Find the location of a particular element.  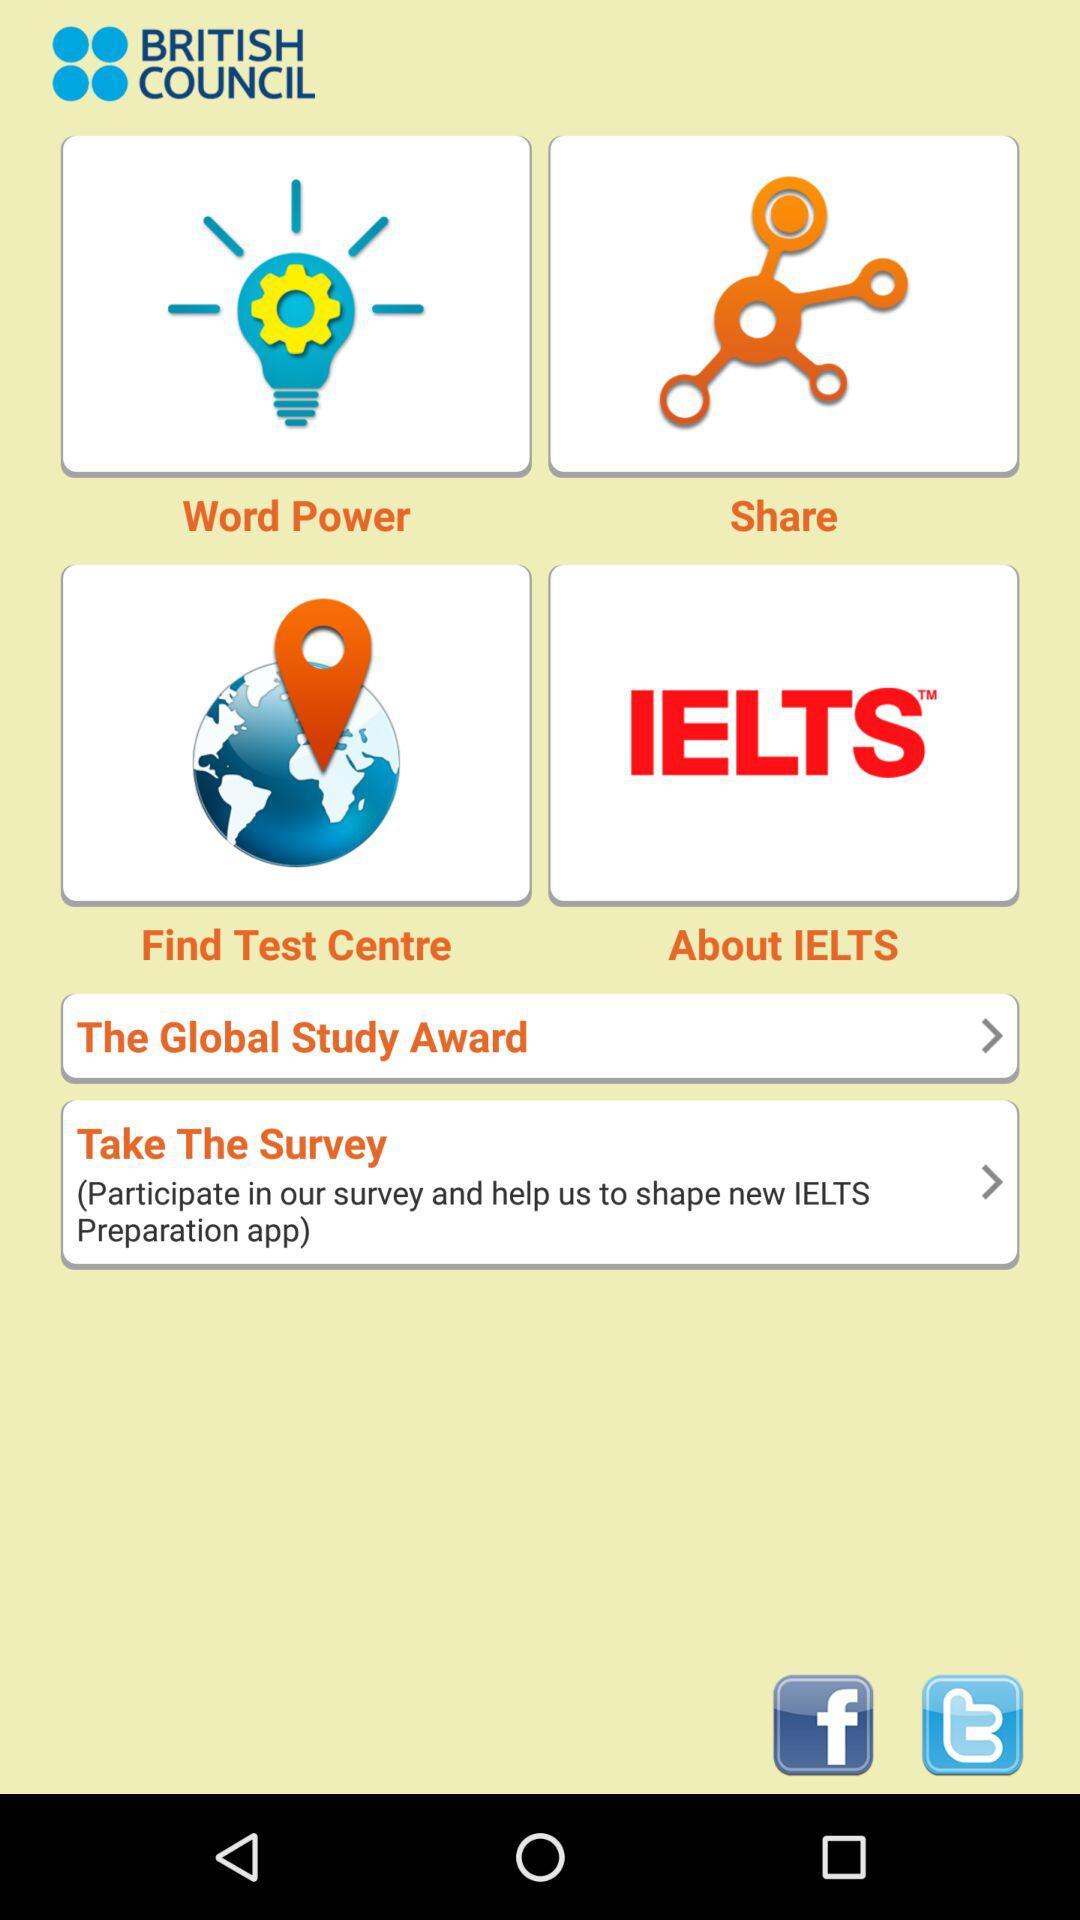

advertisement about ielts is located at coordinates (782, 731).